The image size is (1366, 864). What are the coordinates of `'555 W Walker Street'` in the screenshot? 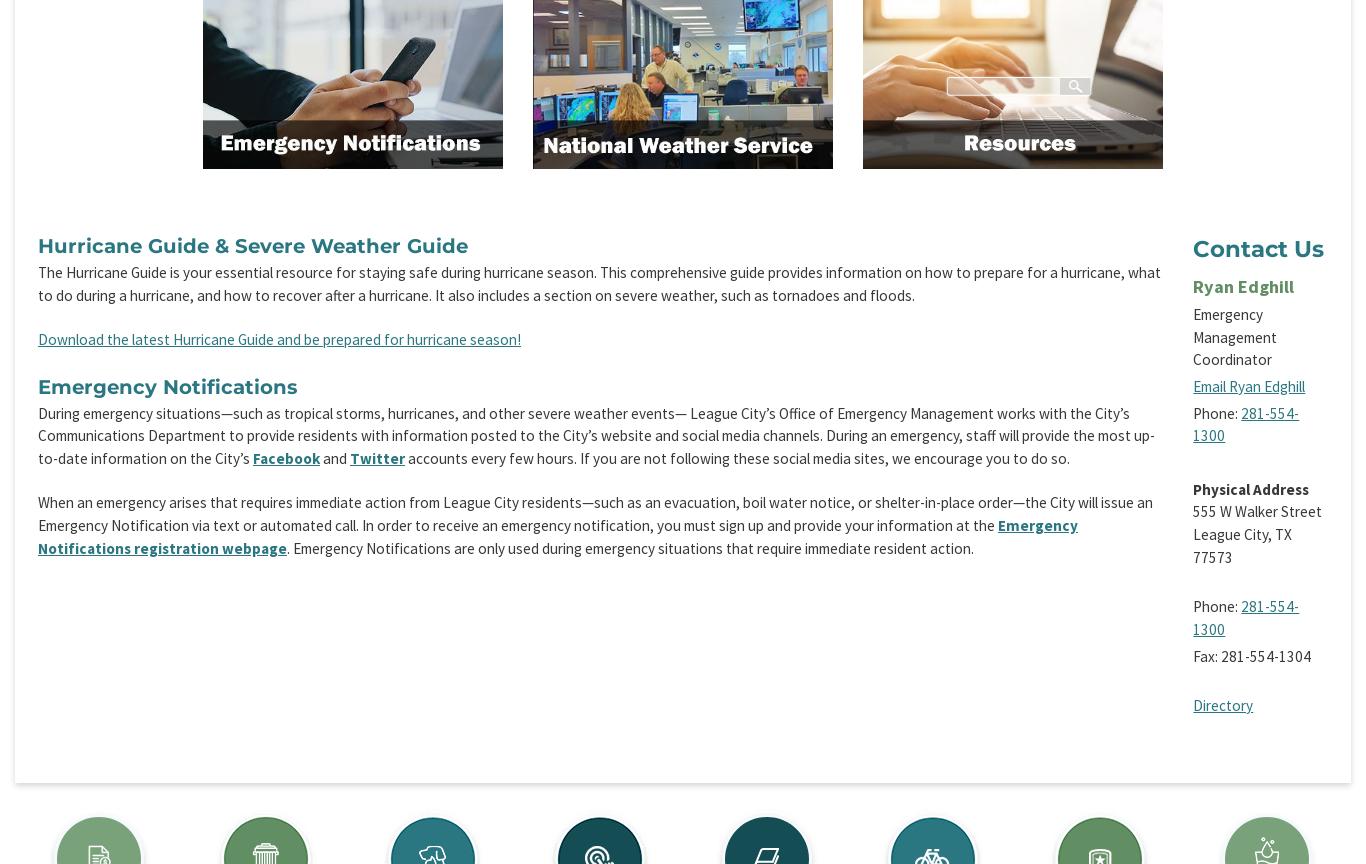 It's located at (1256, 511).